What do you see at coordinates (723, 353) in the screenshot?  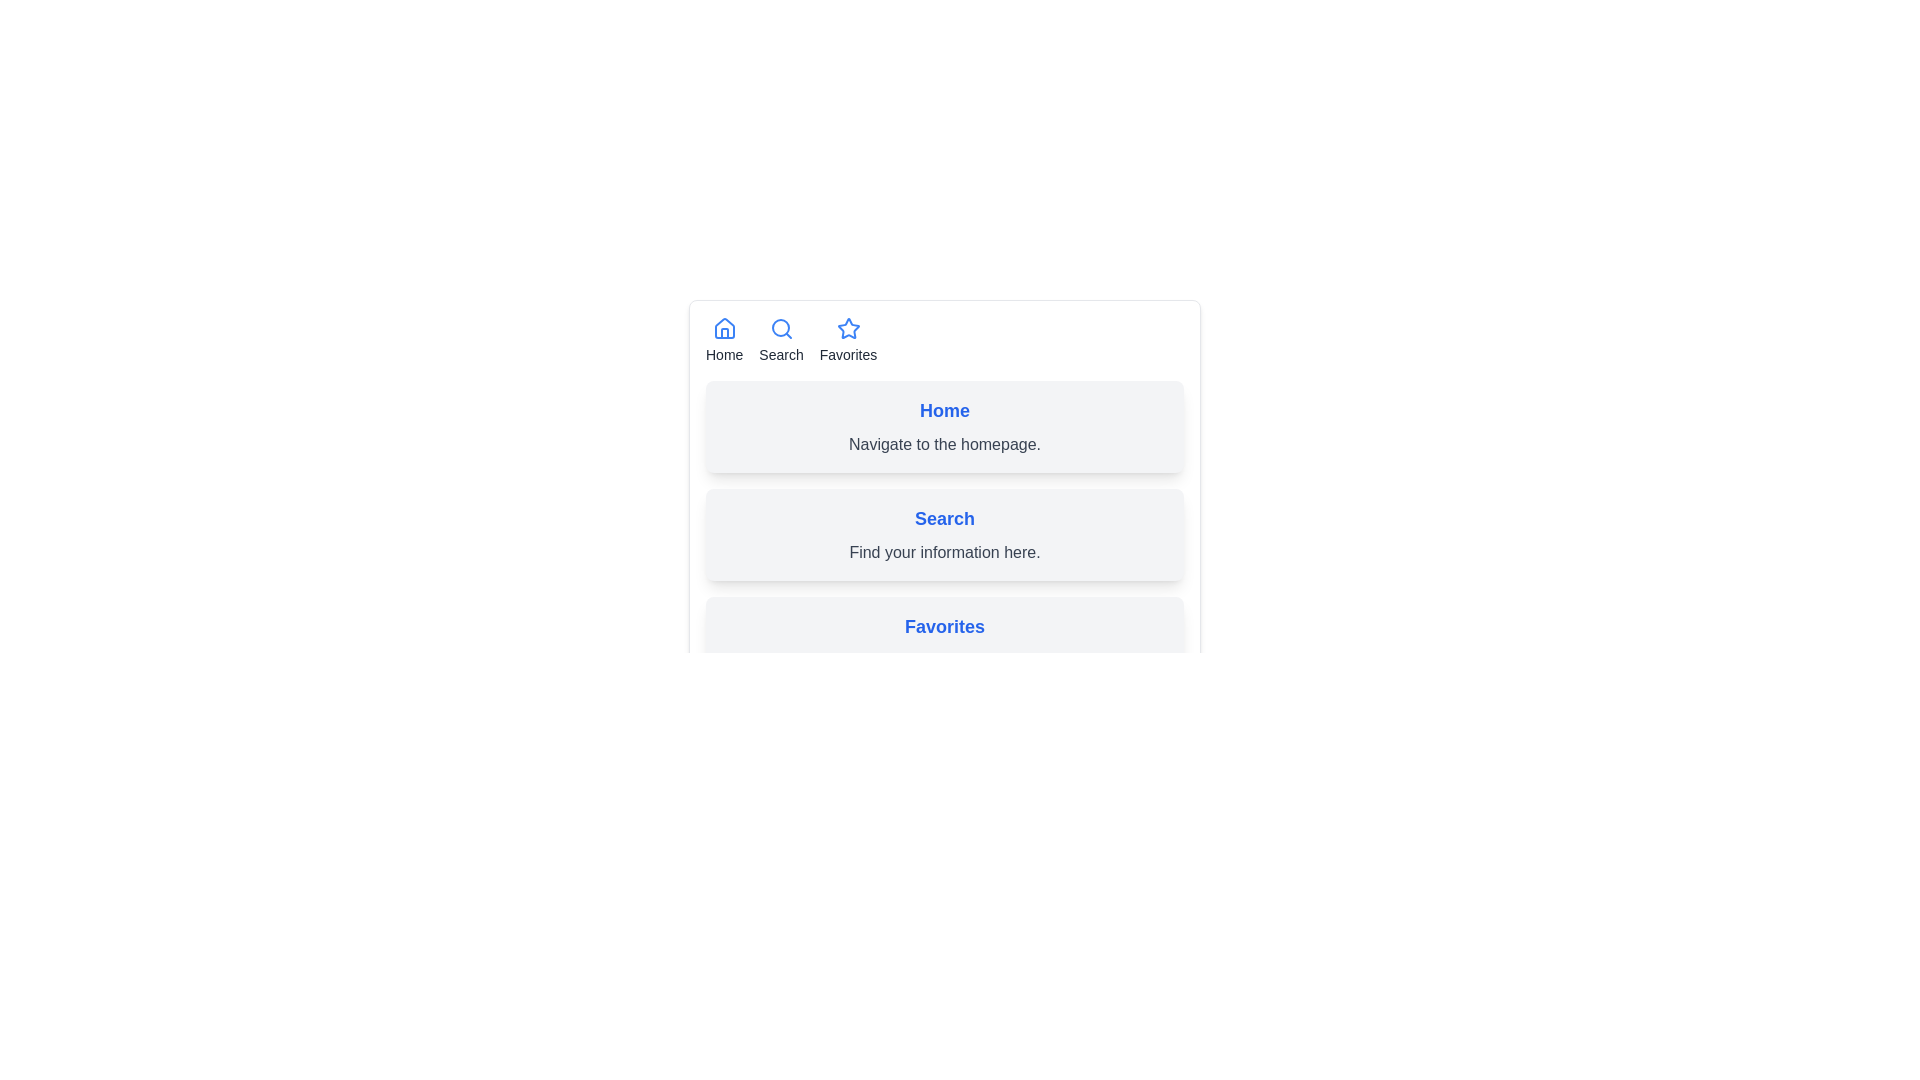 I see `the text label located directly under the house-shaped icon, which serves as a descriptive subtitle for the icon` at bounding box center [723, 353].